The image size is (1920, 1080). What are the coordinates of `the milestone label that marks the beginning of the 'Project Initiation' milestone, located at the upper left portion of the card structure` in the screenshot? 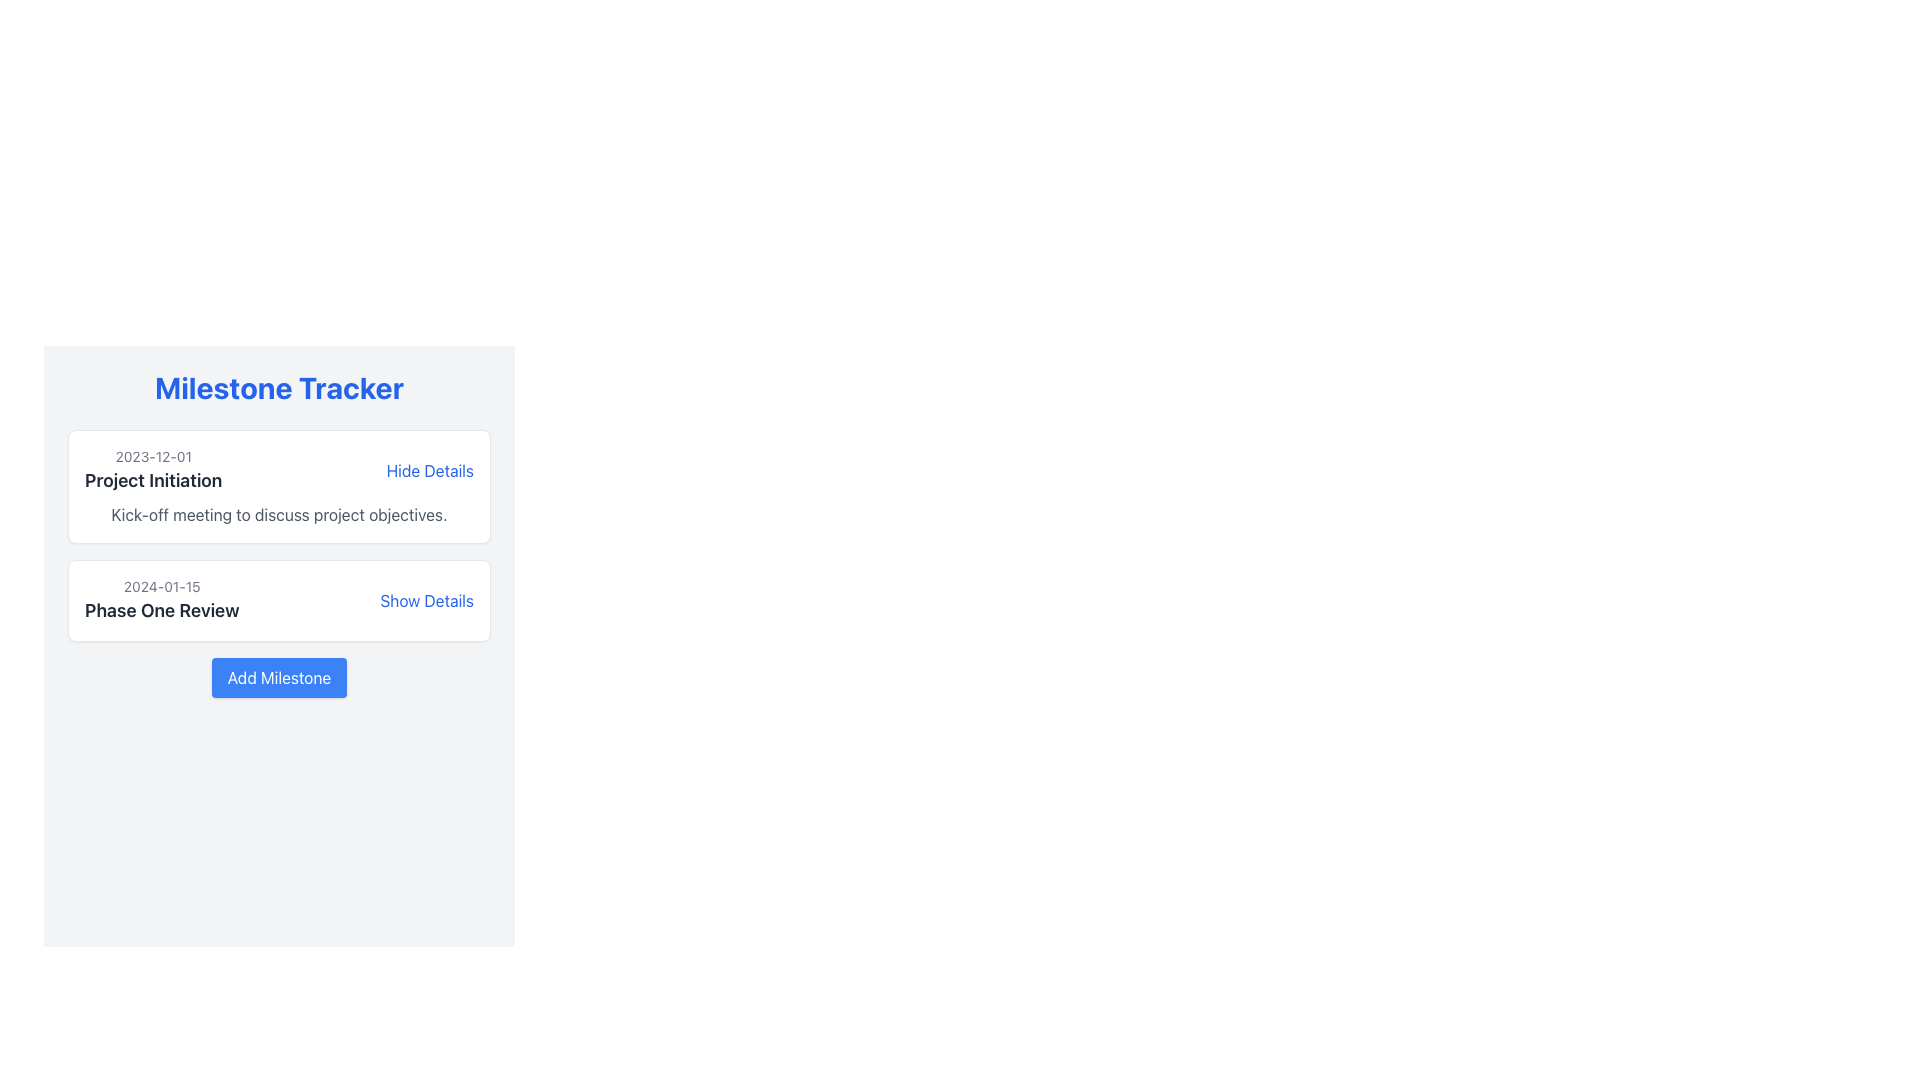 It's located at (152, 470).